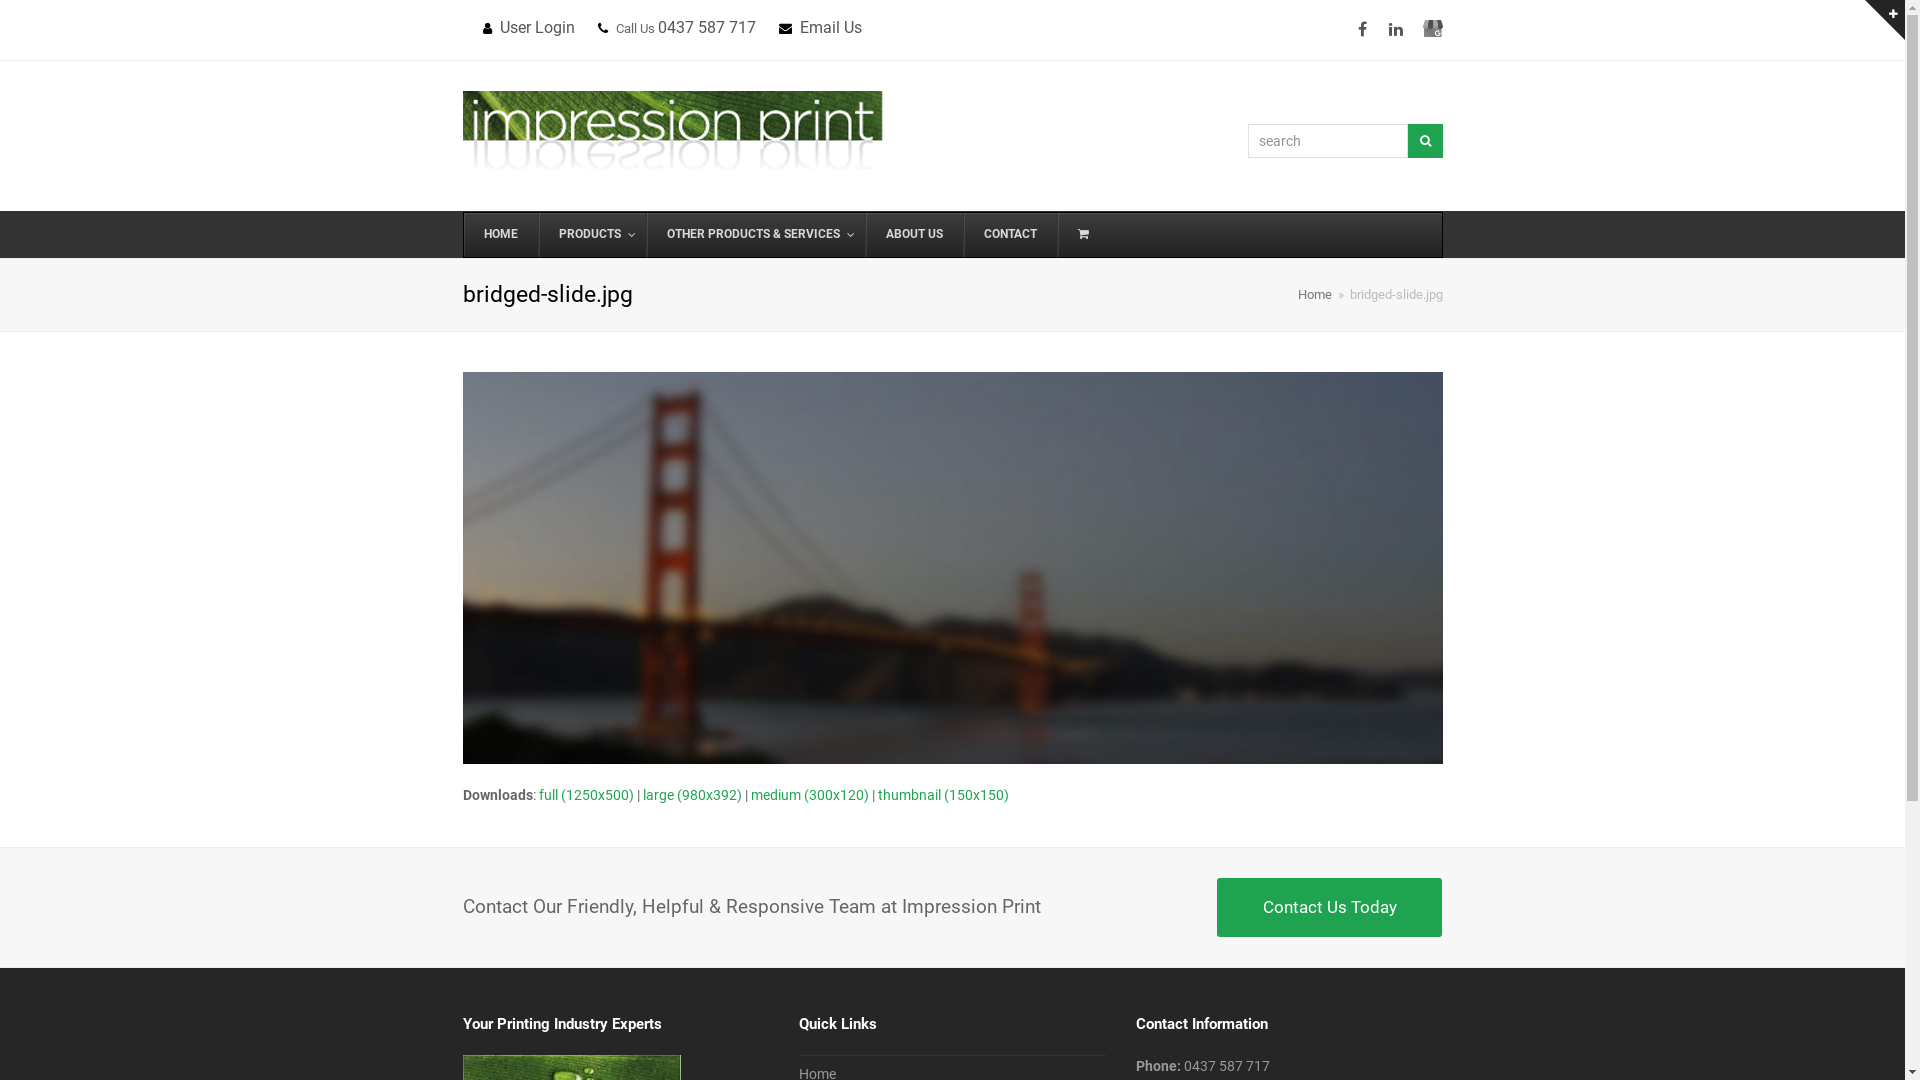  What do you see at coordinates (1216, 906) in the screenshot?
I see `'Contact Us Today'` at bounding box center [1216, 906].